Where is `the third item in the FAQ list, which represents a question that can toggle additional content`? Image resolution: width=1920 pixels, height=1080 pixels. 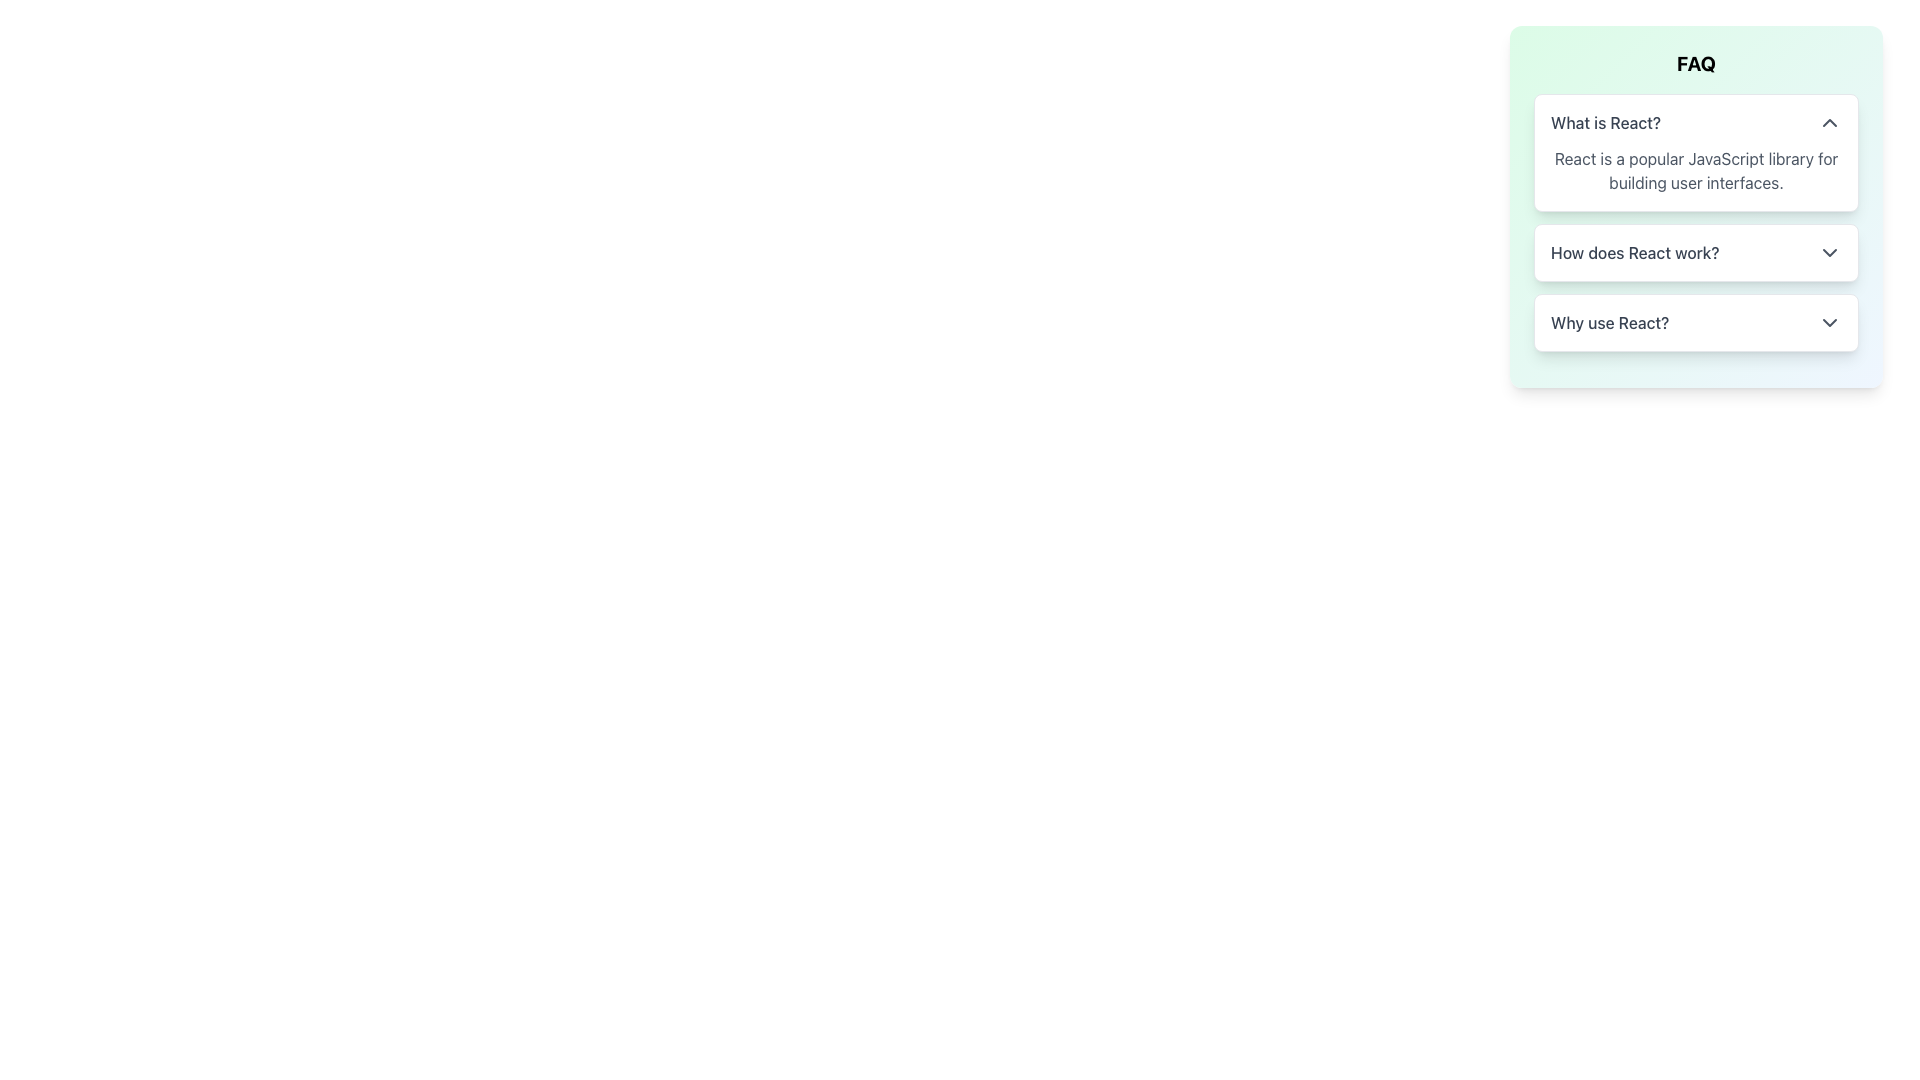
the third item in the FAQ list, which represents a question that can toggle additional content is located at coordinates (1695, 322).